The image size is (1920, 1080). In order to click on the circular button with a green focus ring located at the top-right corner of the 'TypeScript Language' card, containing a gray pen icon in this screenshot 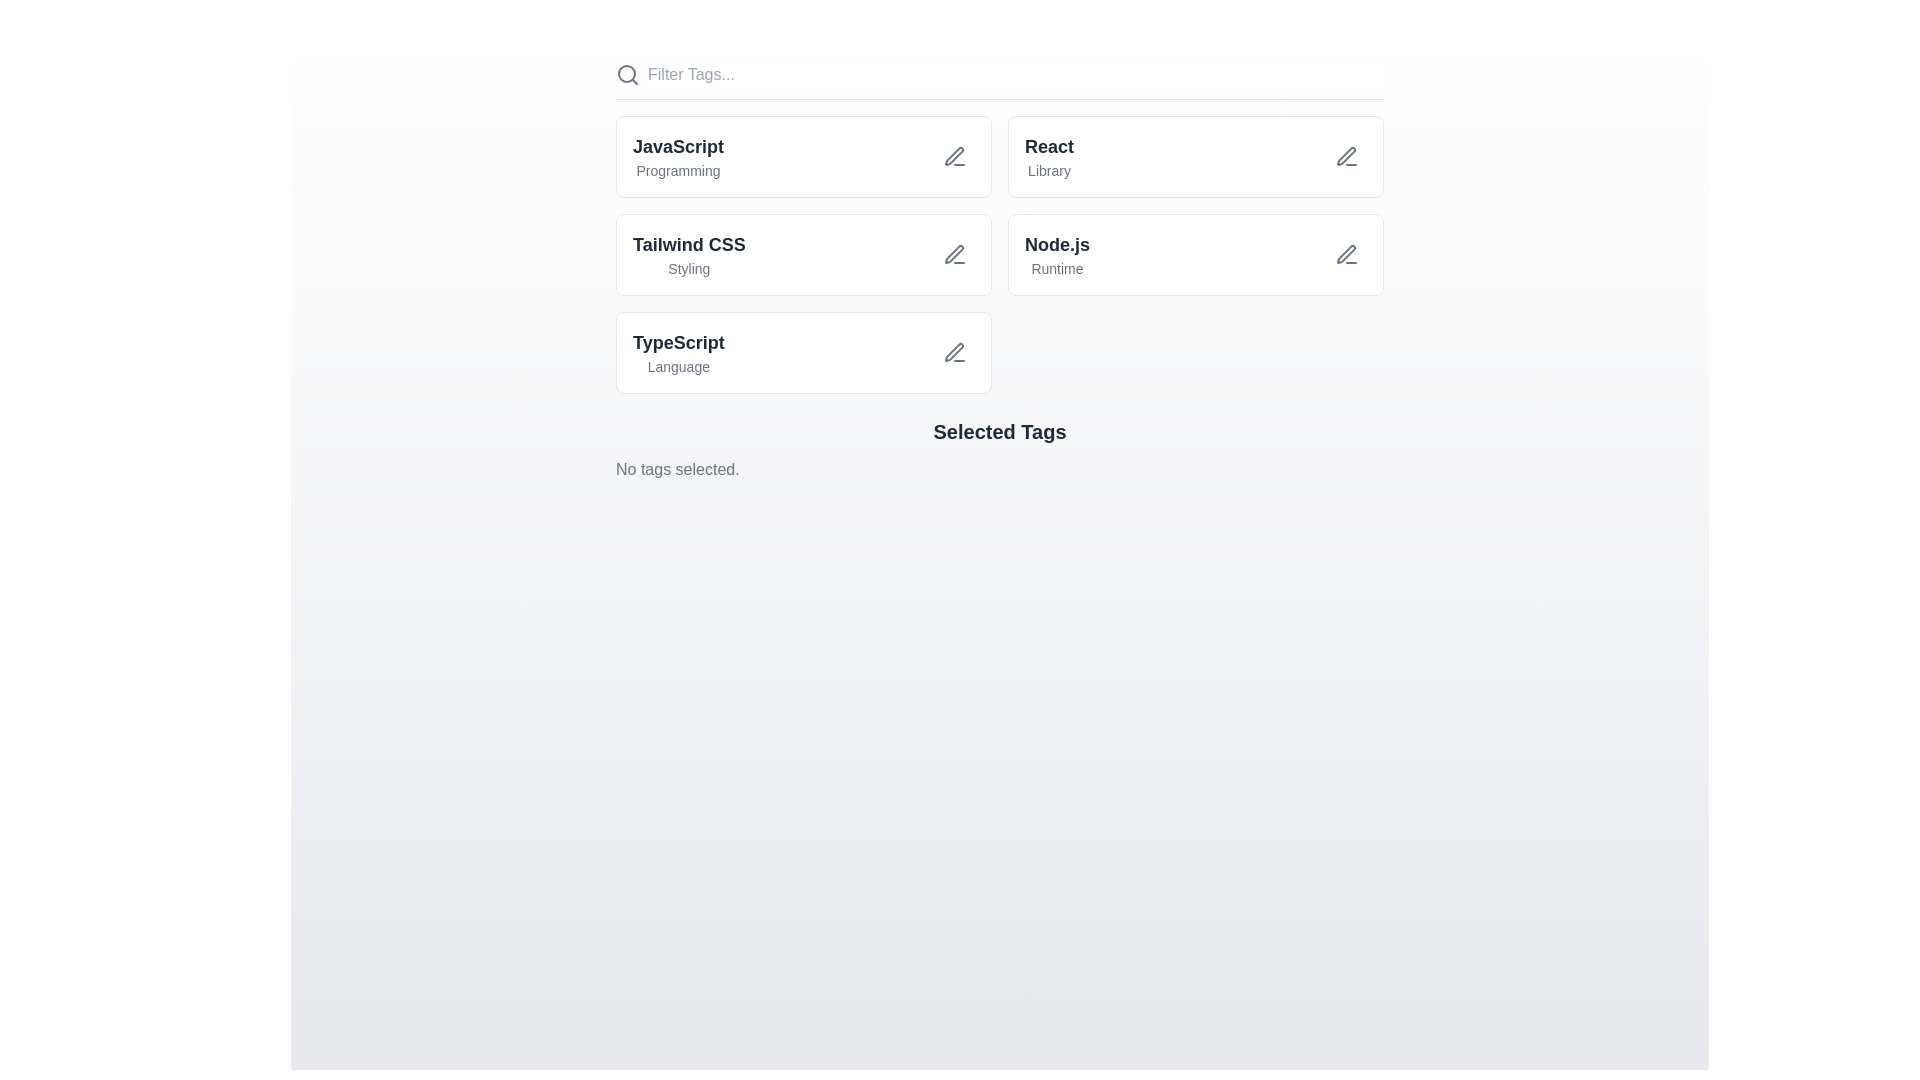, I will do `click(954, 352)`.